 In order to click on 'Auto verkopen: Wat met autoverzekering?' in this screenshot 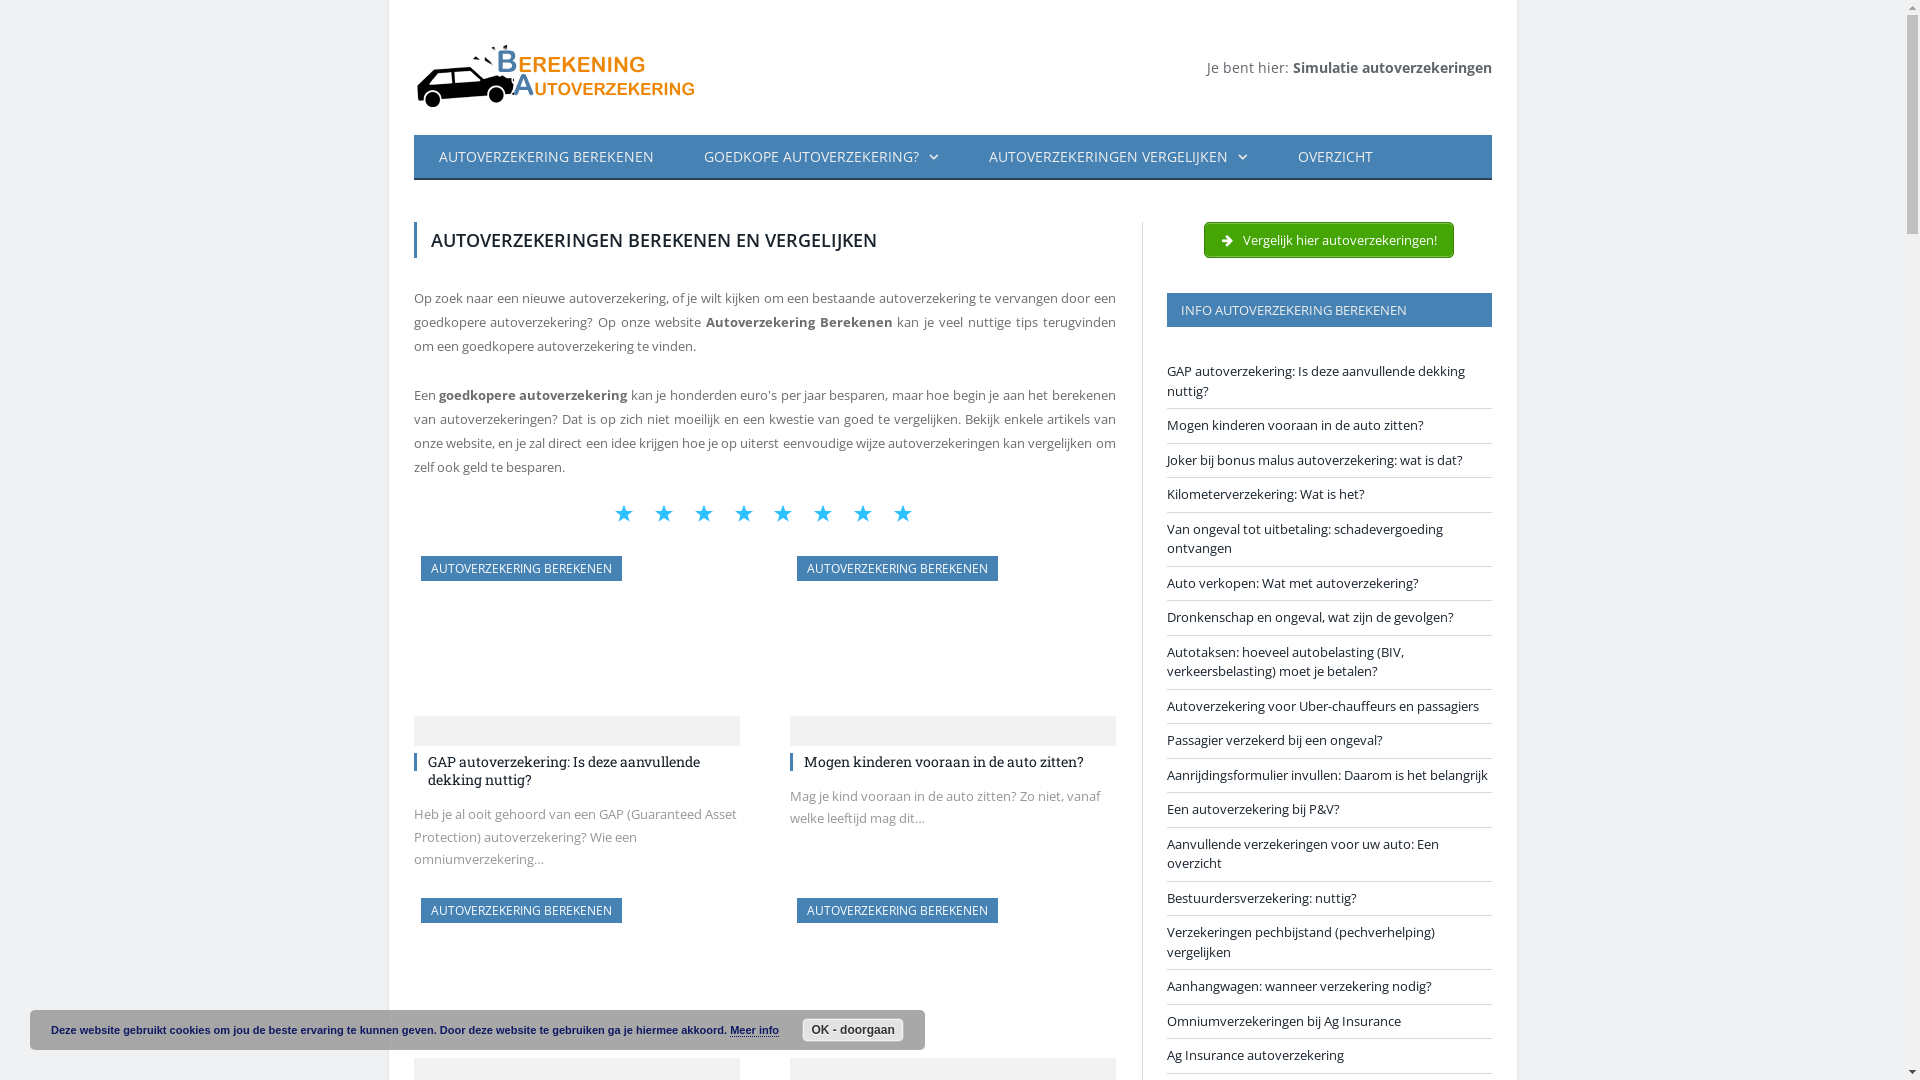, I will do `click(1166, 582)`.